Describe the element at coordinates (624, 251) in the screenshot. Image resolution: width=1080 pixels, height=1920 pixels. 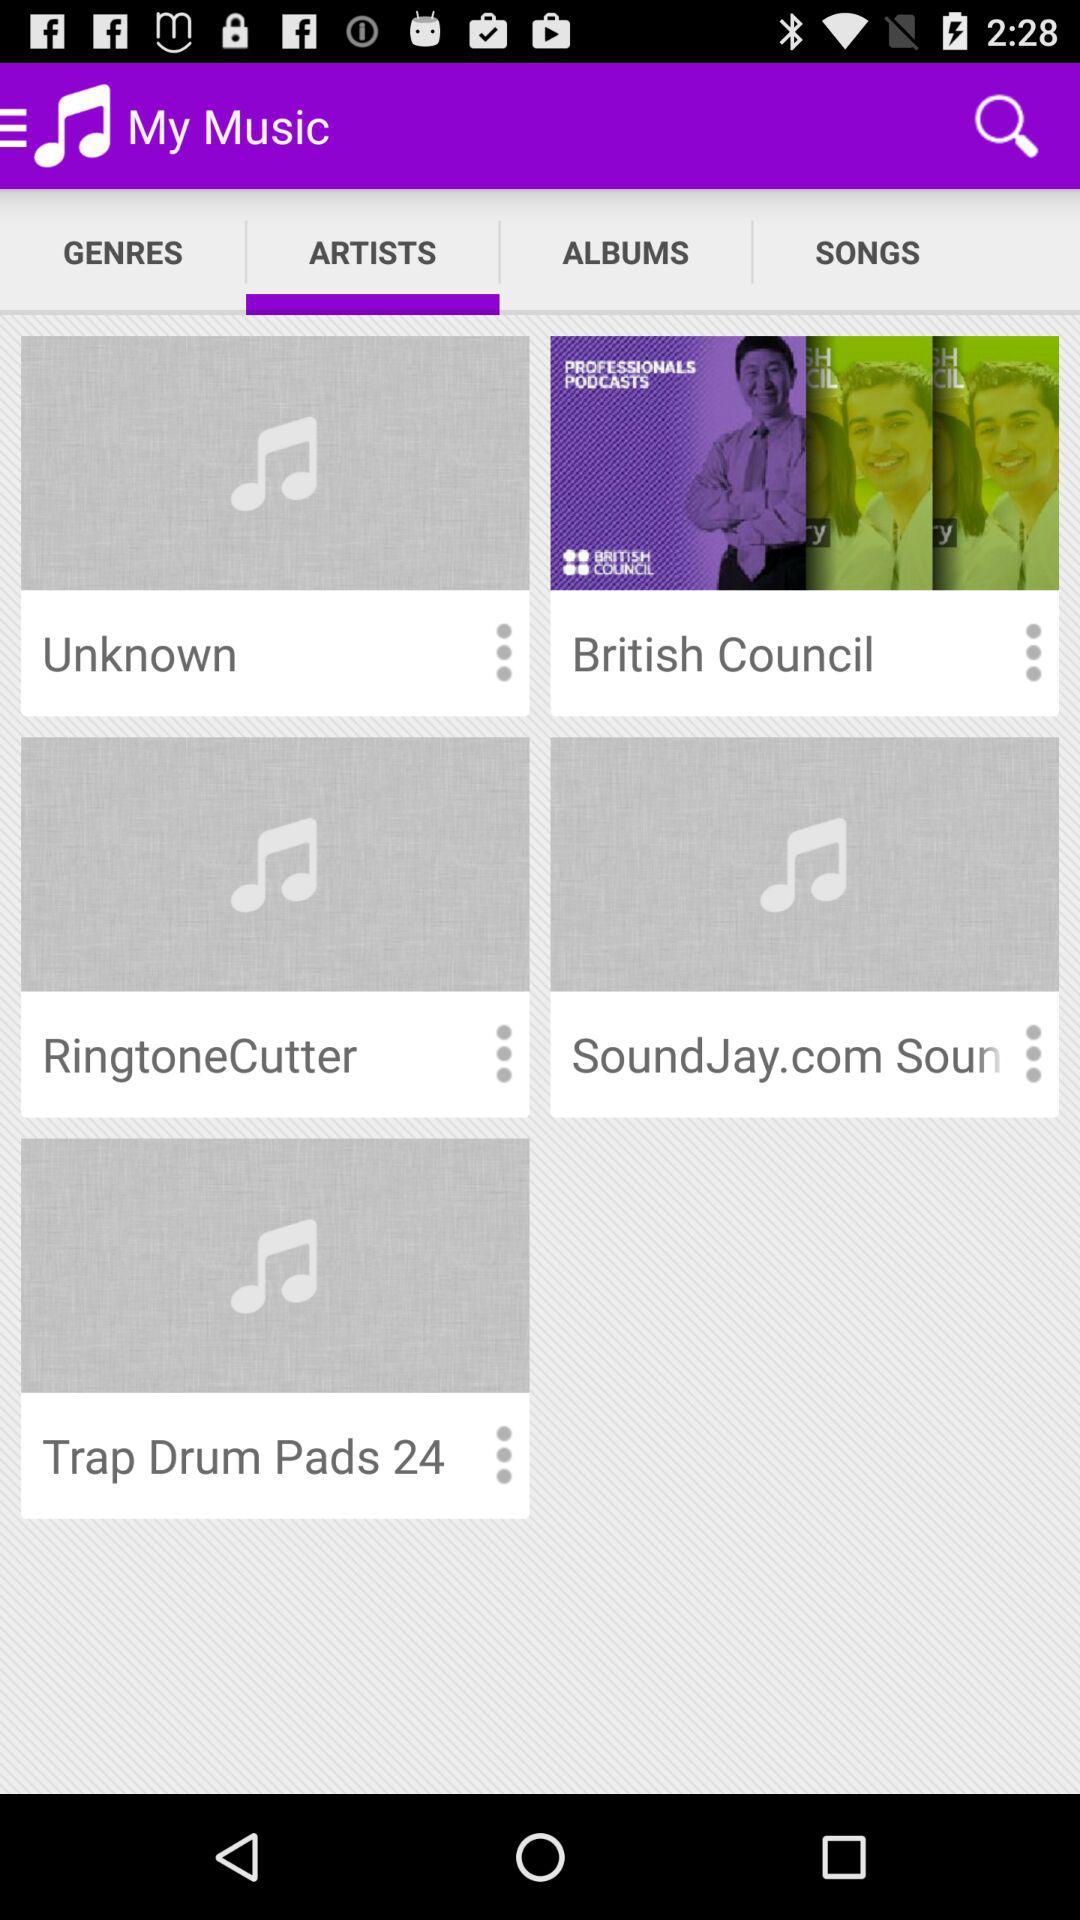
I see `item next to the songs icon` at that location.